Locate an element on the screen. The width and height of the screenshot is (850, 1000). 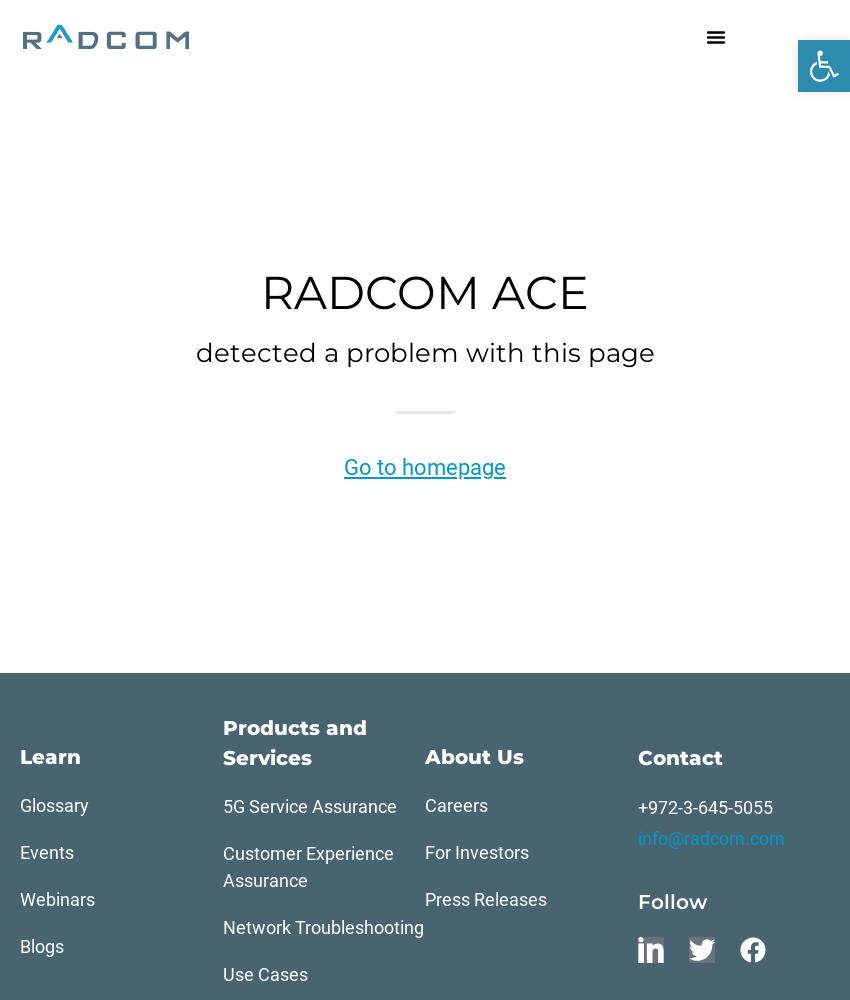
'Products and Services' is located at coordinates (293, 742).